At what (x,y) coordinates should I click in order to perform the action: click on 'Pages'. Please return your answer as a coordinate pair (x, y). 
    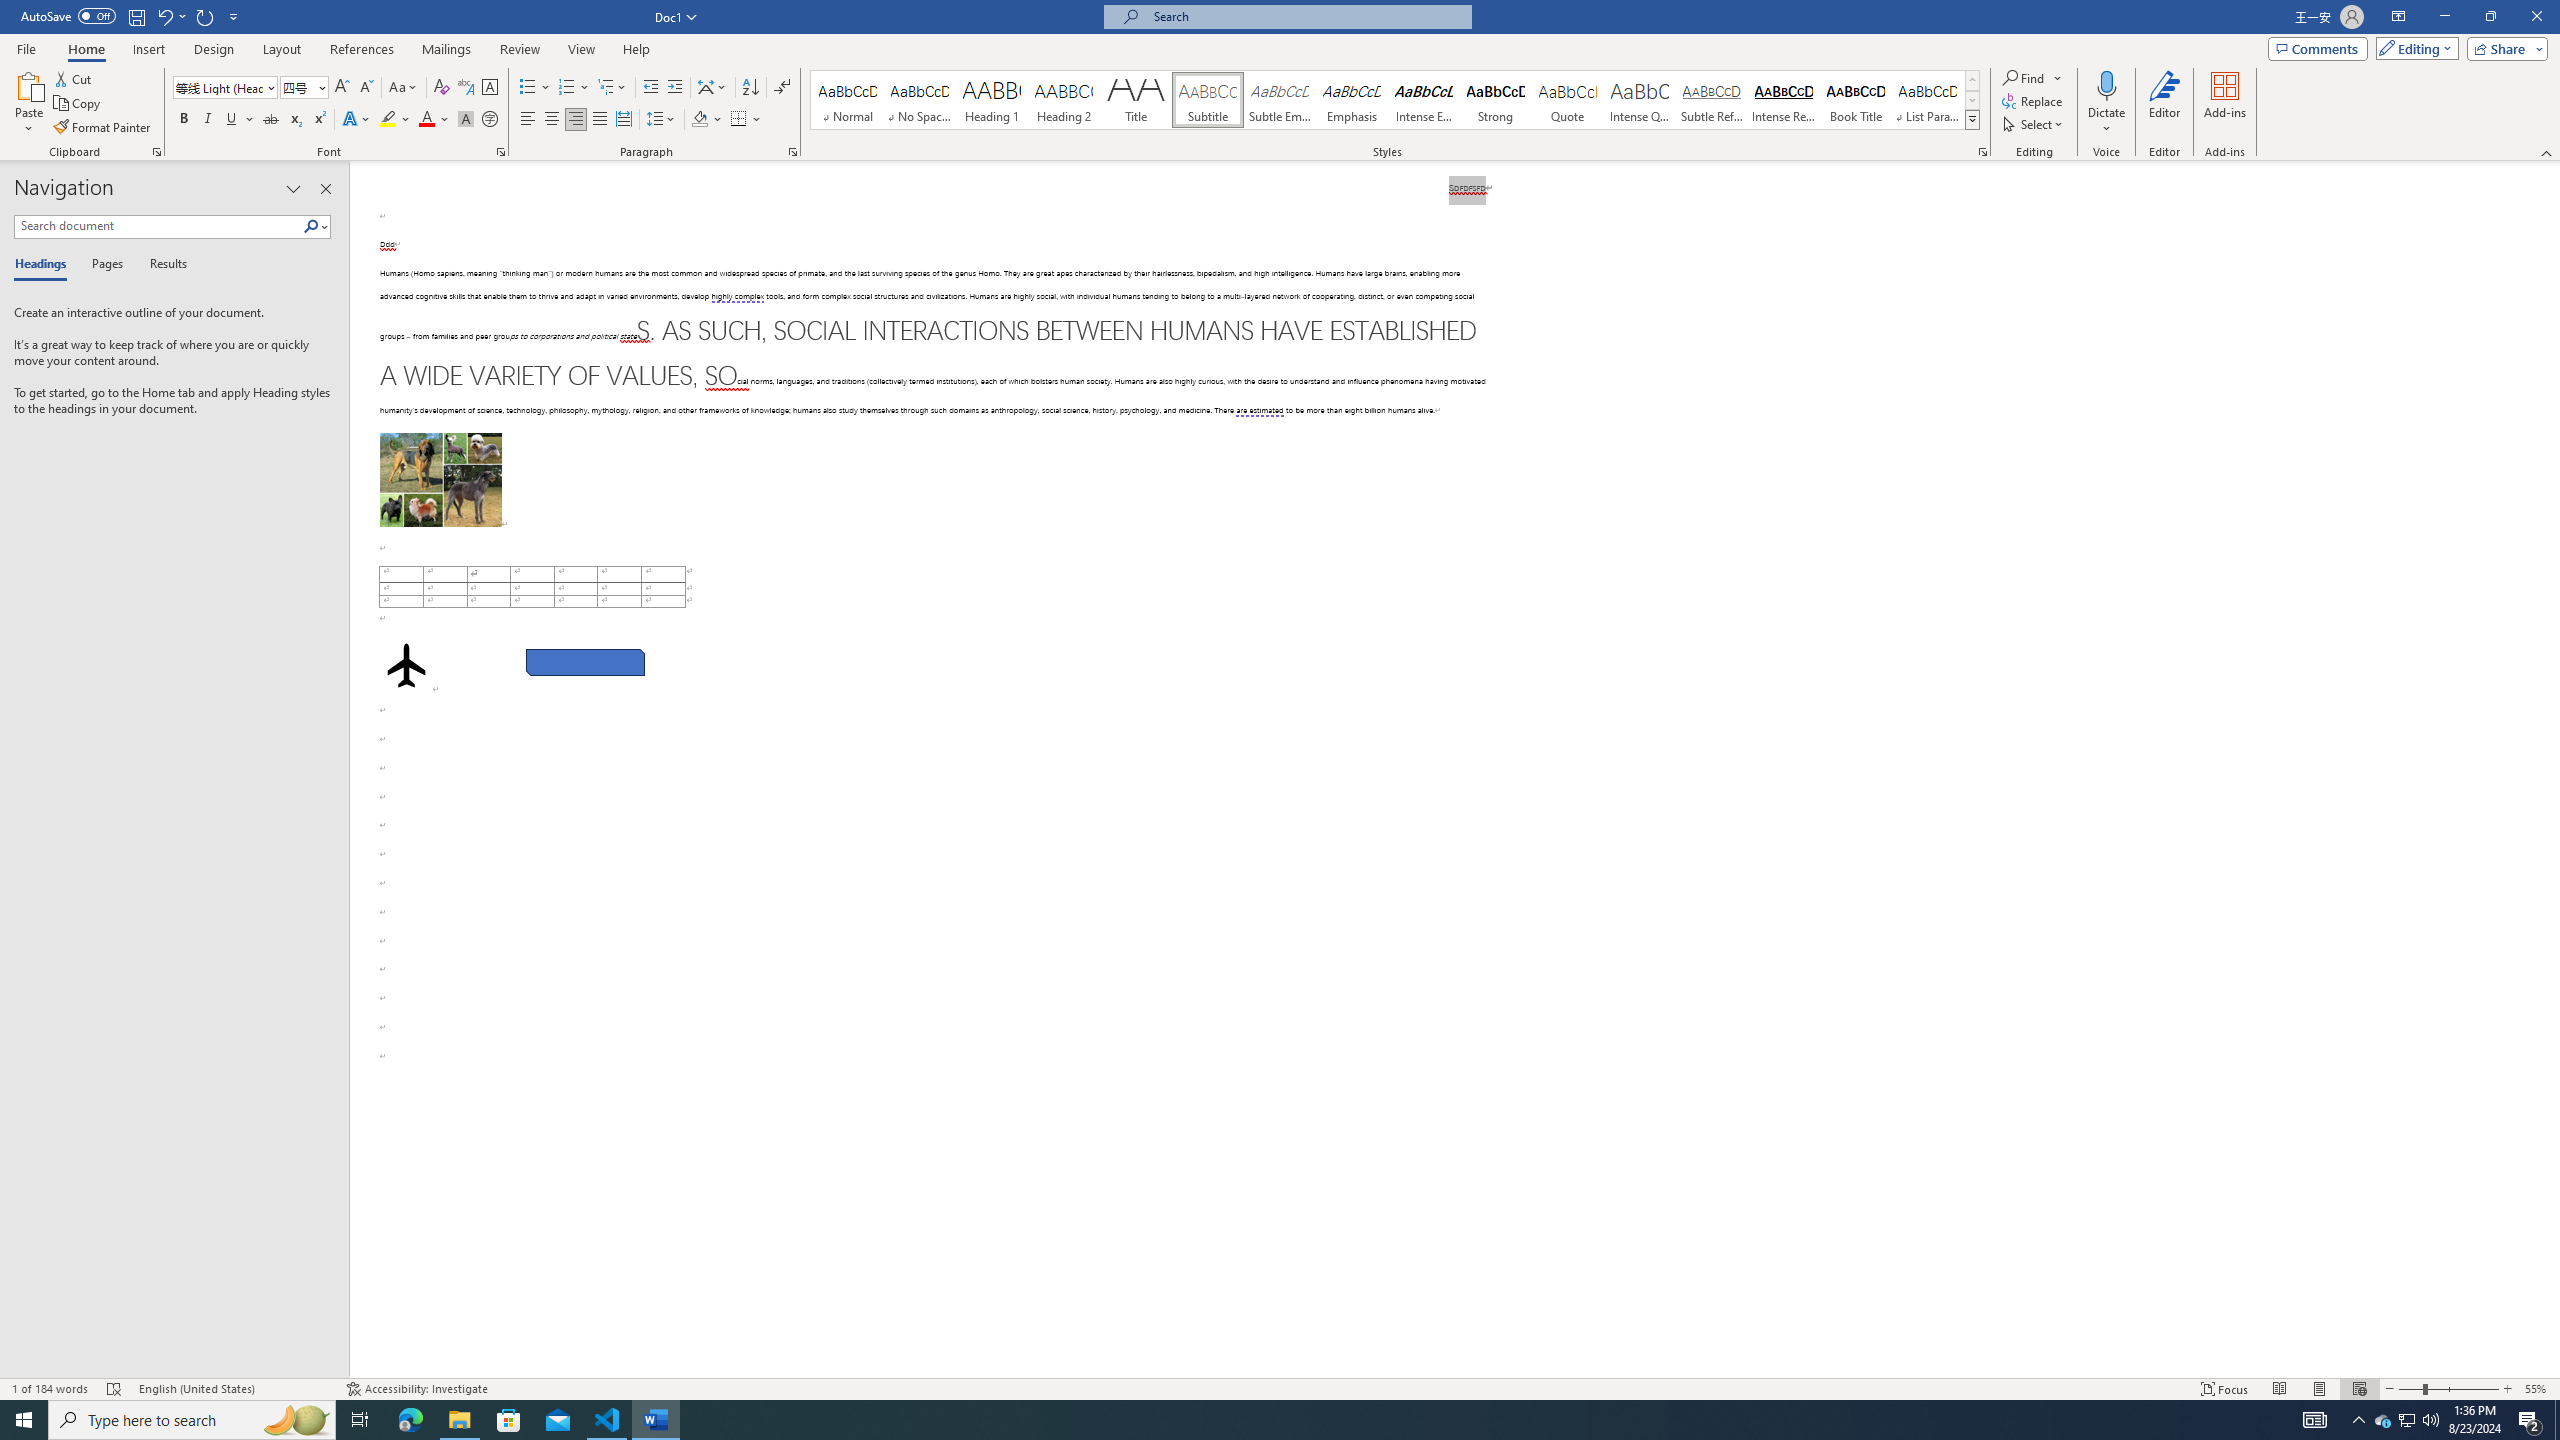
    Looking at the image, I should click on (103, 264).